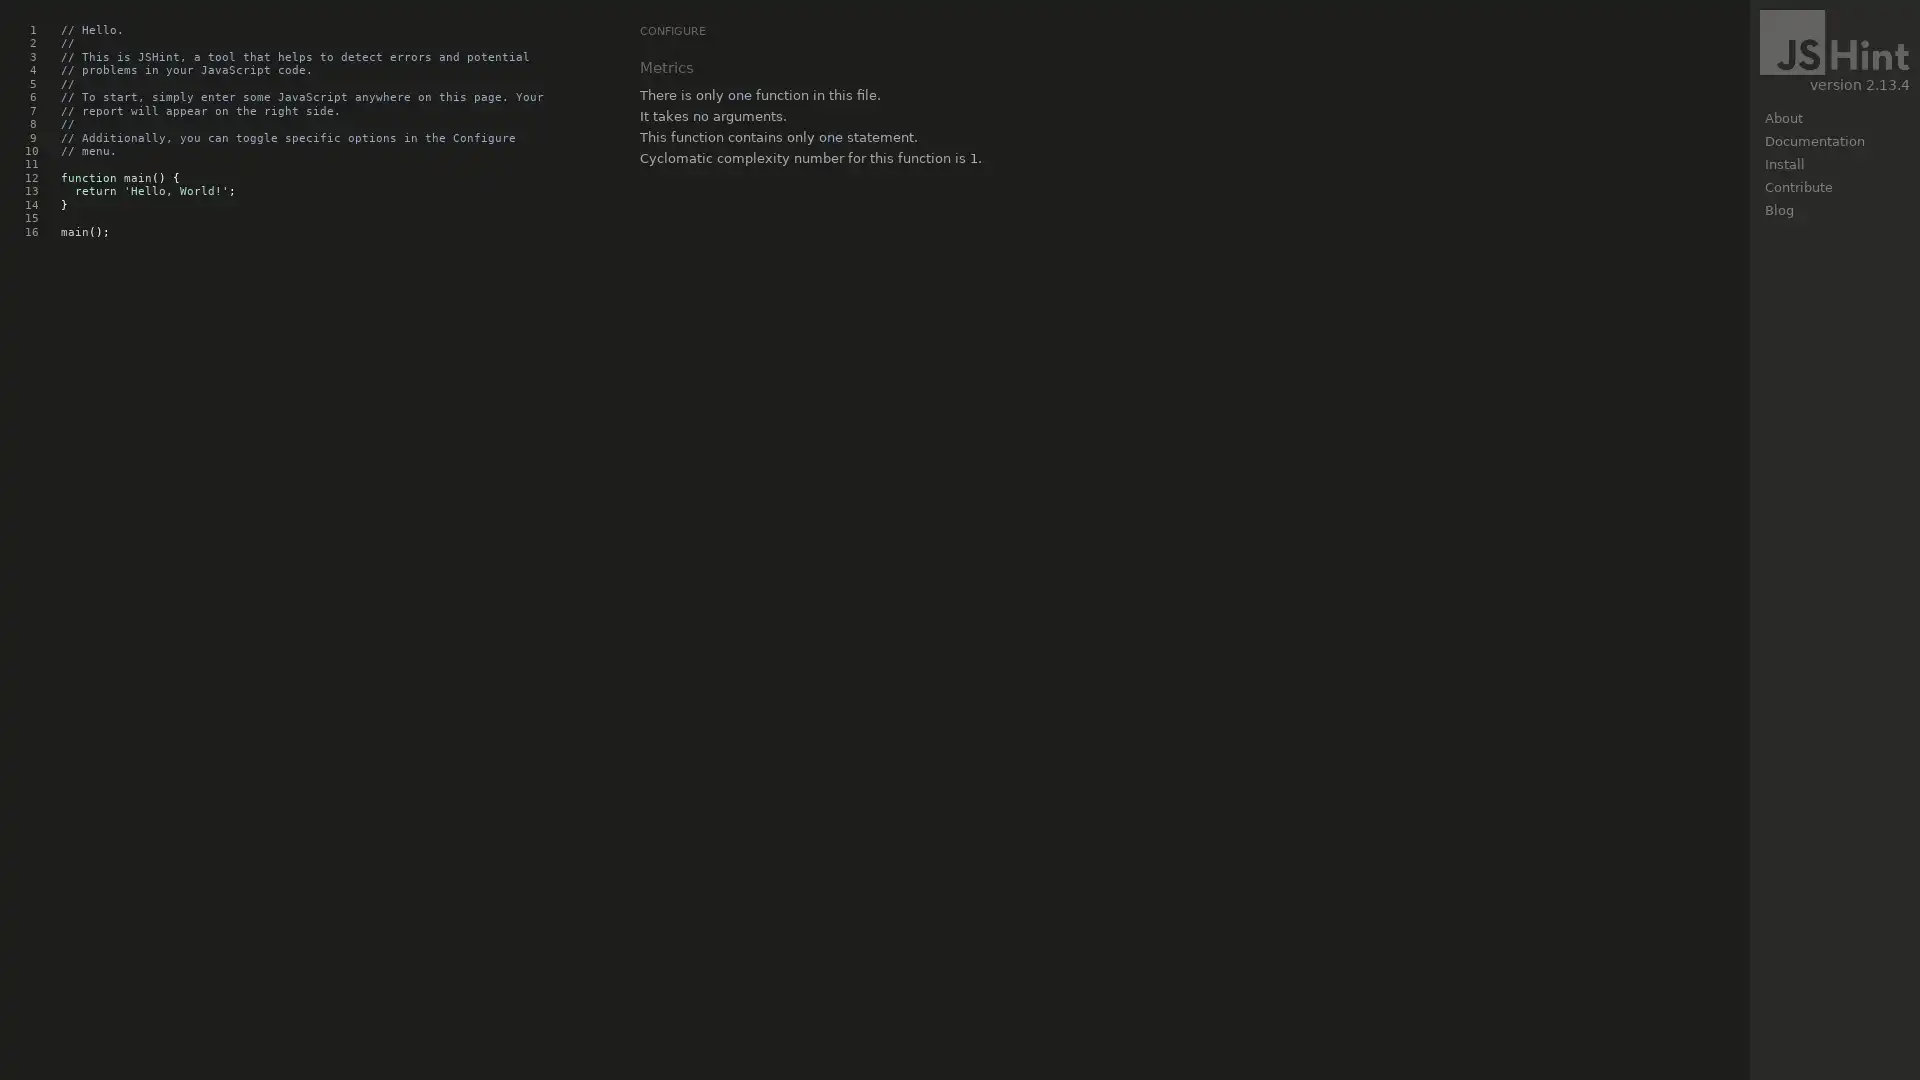 Image resolution: width=1920 pixels, height=1080 pixels. I want to click on CONFIGURE, so click(672, 31).